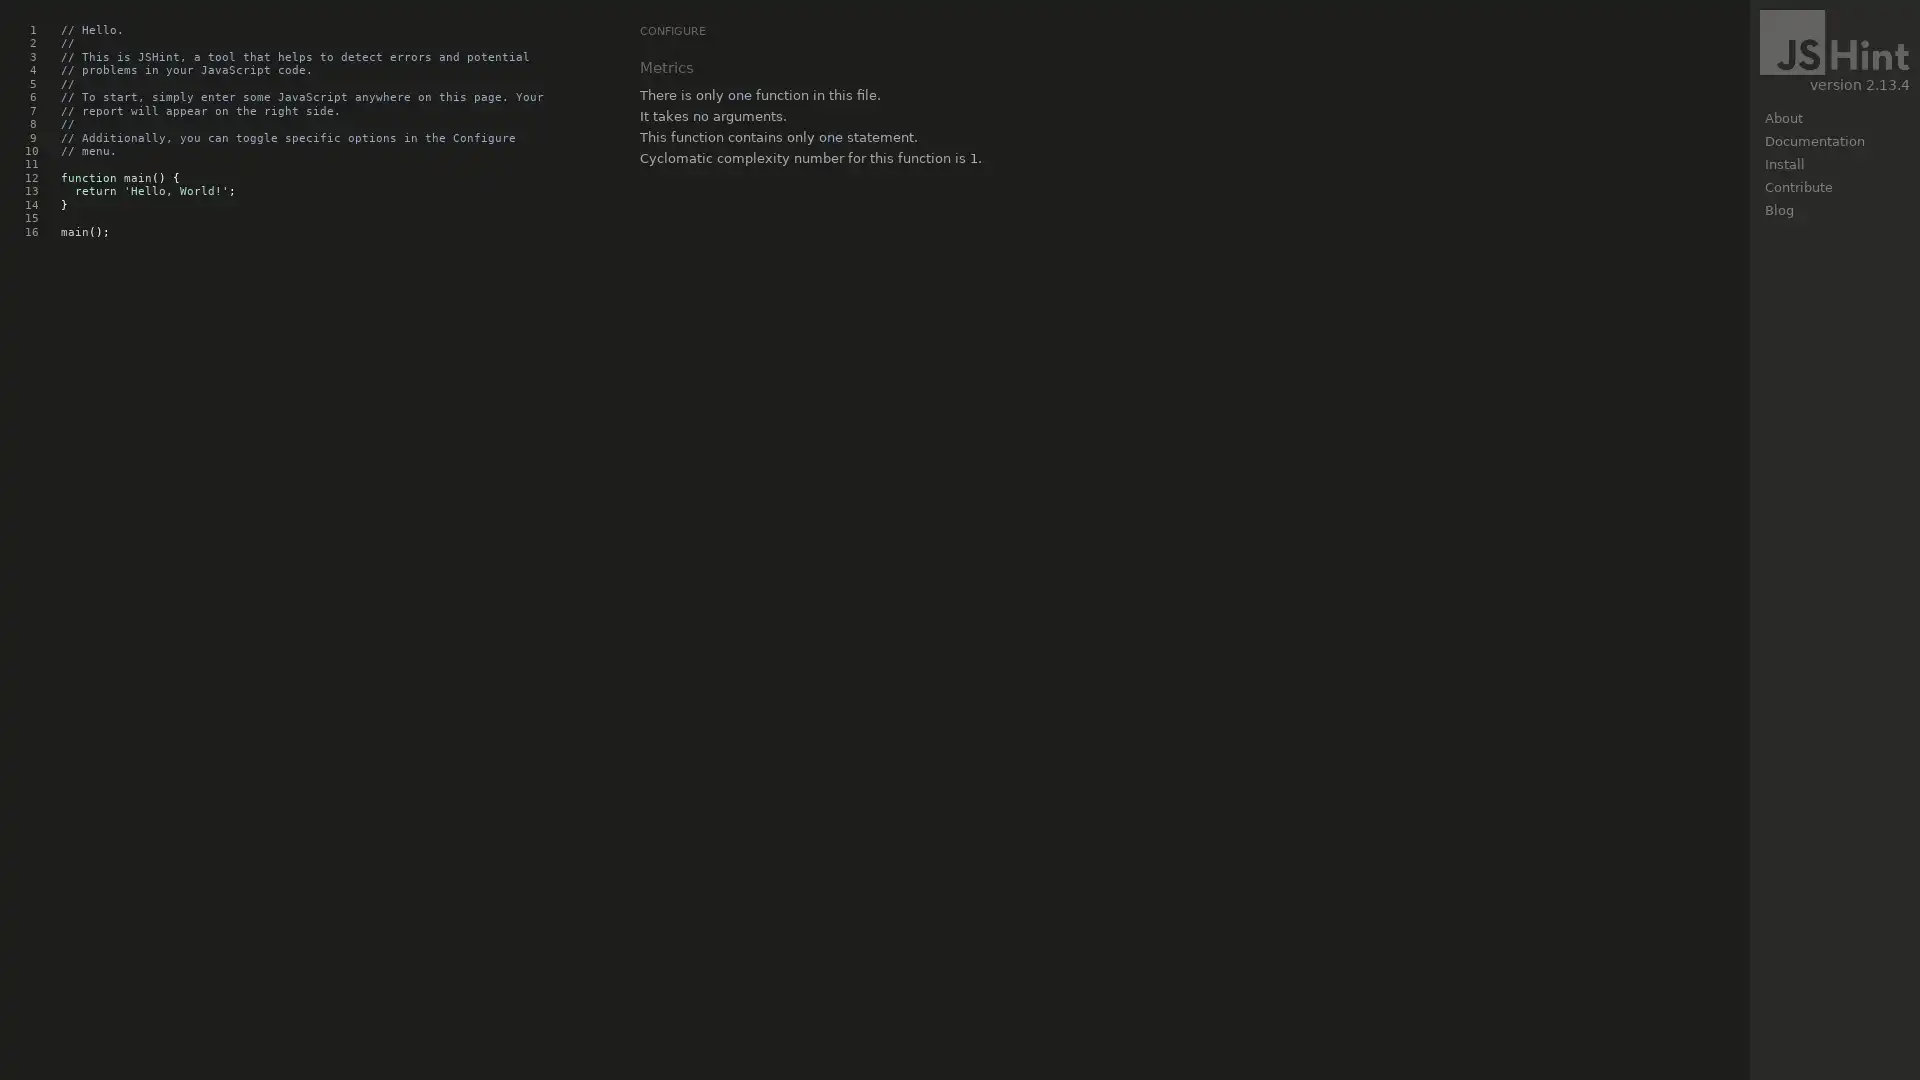 Image resolution: width=1920 pixels, height=1080 pixels. I want to click on CONFIGURE, so click(672, 31).